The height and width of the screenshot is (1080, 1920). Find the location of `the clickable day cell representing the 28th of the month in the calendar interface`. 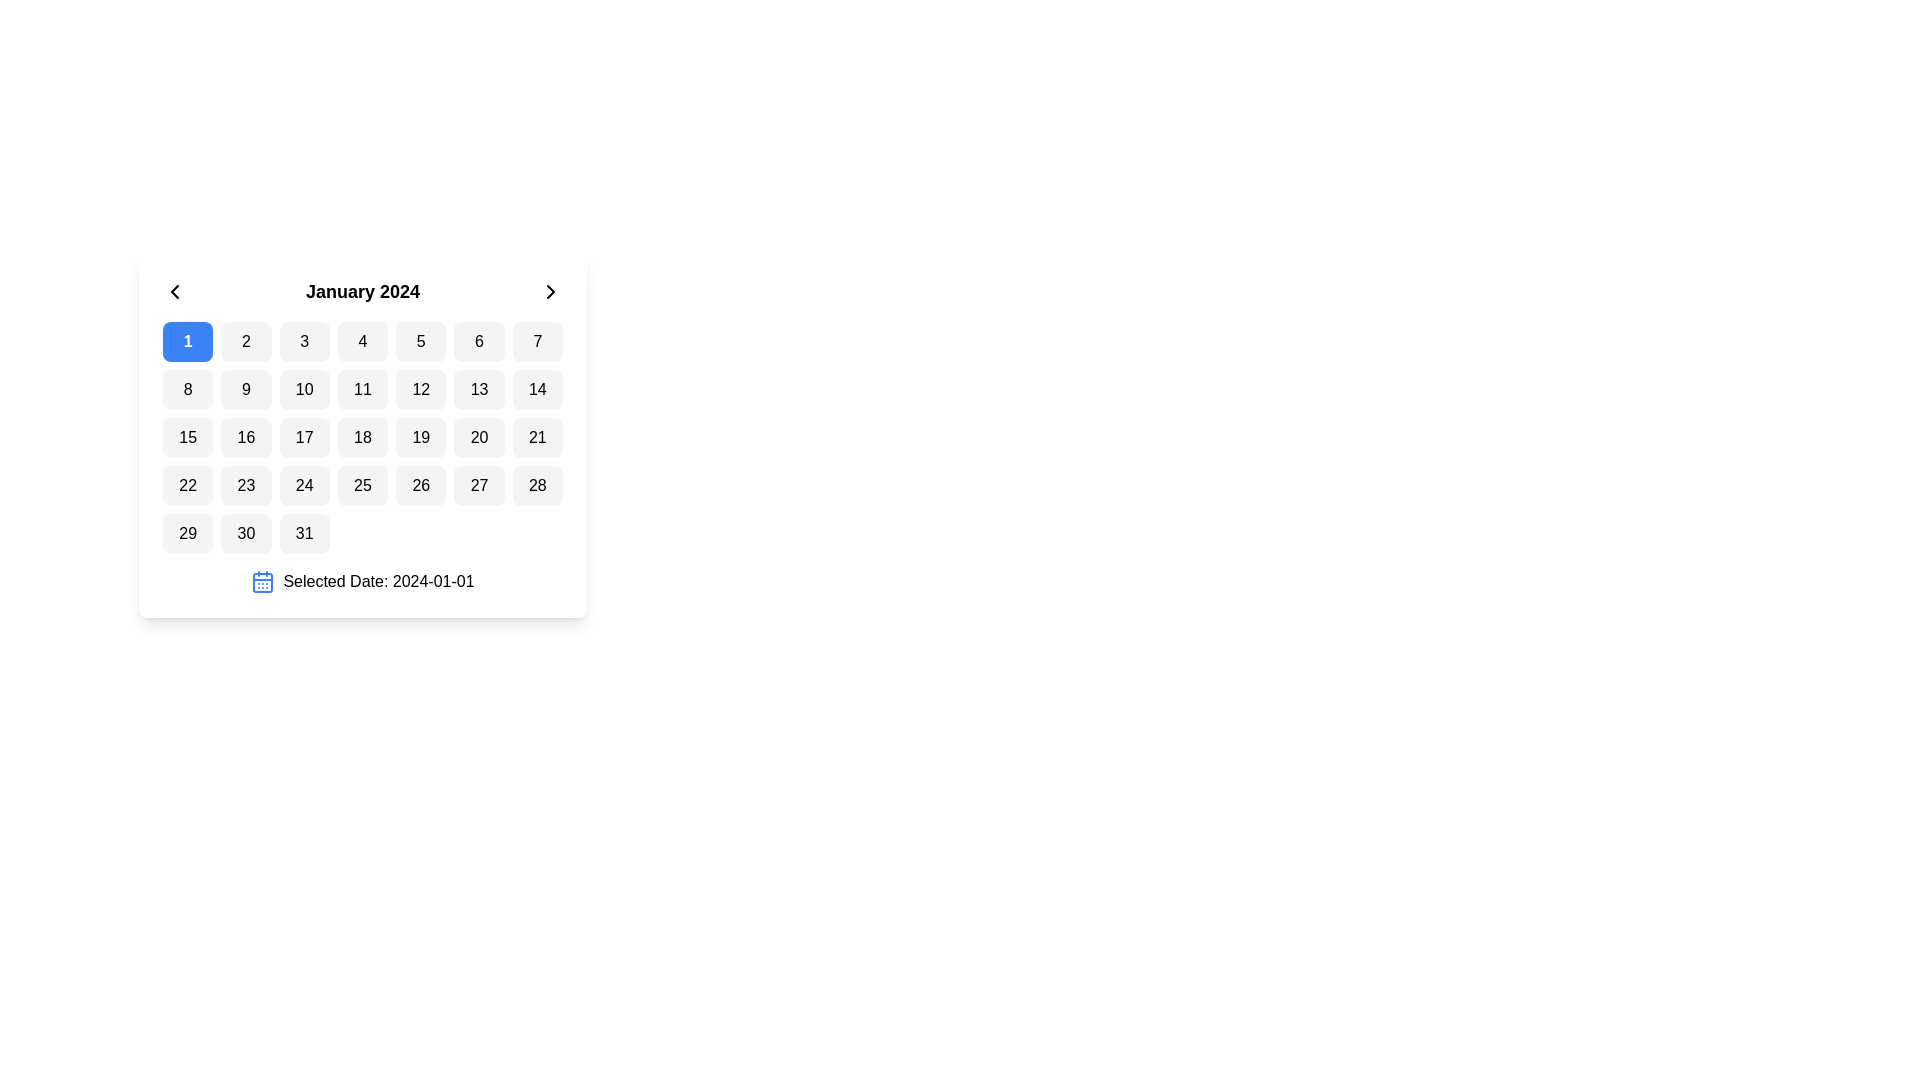

the clickable day cell representing the 28th of the month in the calendar interface is located at coordinates (537, 486).